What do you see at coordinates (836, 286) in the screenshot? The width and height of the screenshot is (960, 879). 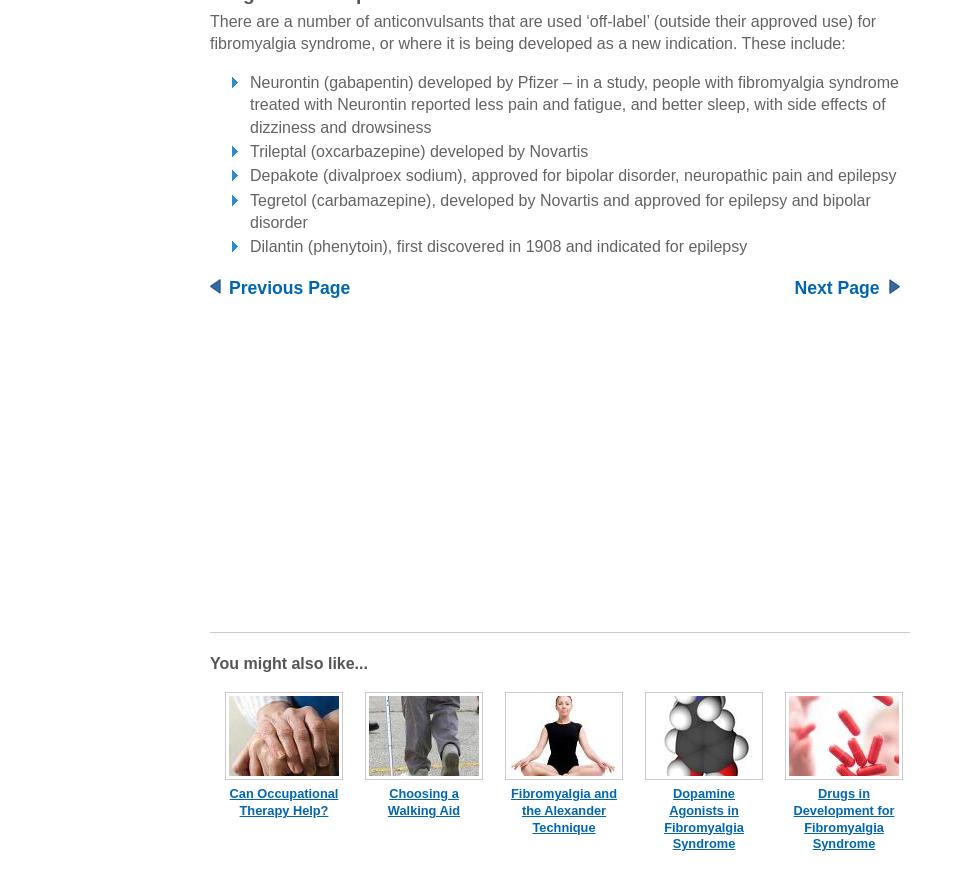 I see `'Next Page'` at bounding box center [836, 286].